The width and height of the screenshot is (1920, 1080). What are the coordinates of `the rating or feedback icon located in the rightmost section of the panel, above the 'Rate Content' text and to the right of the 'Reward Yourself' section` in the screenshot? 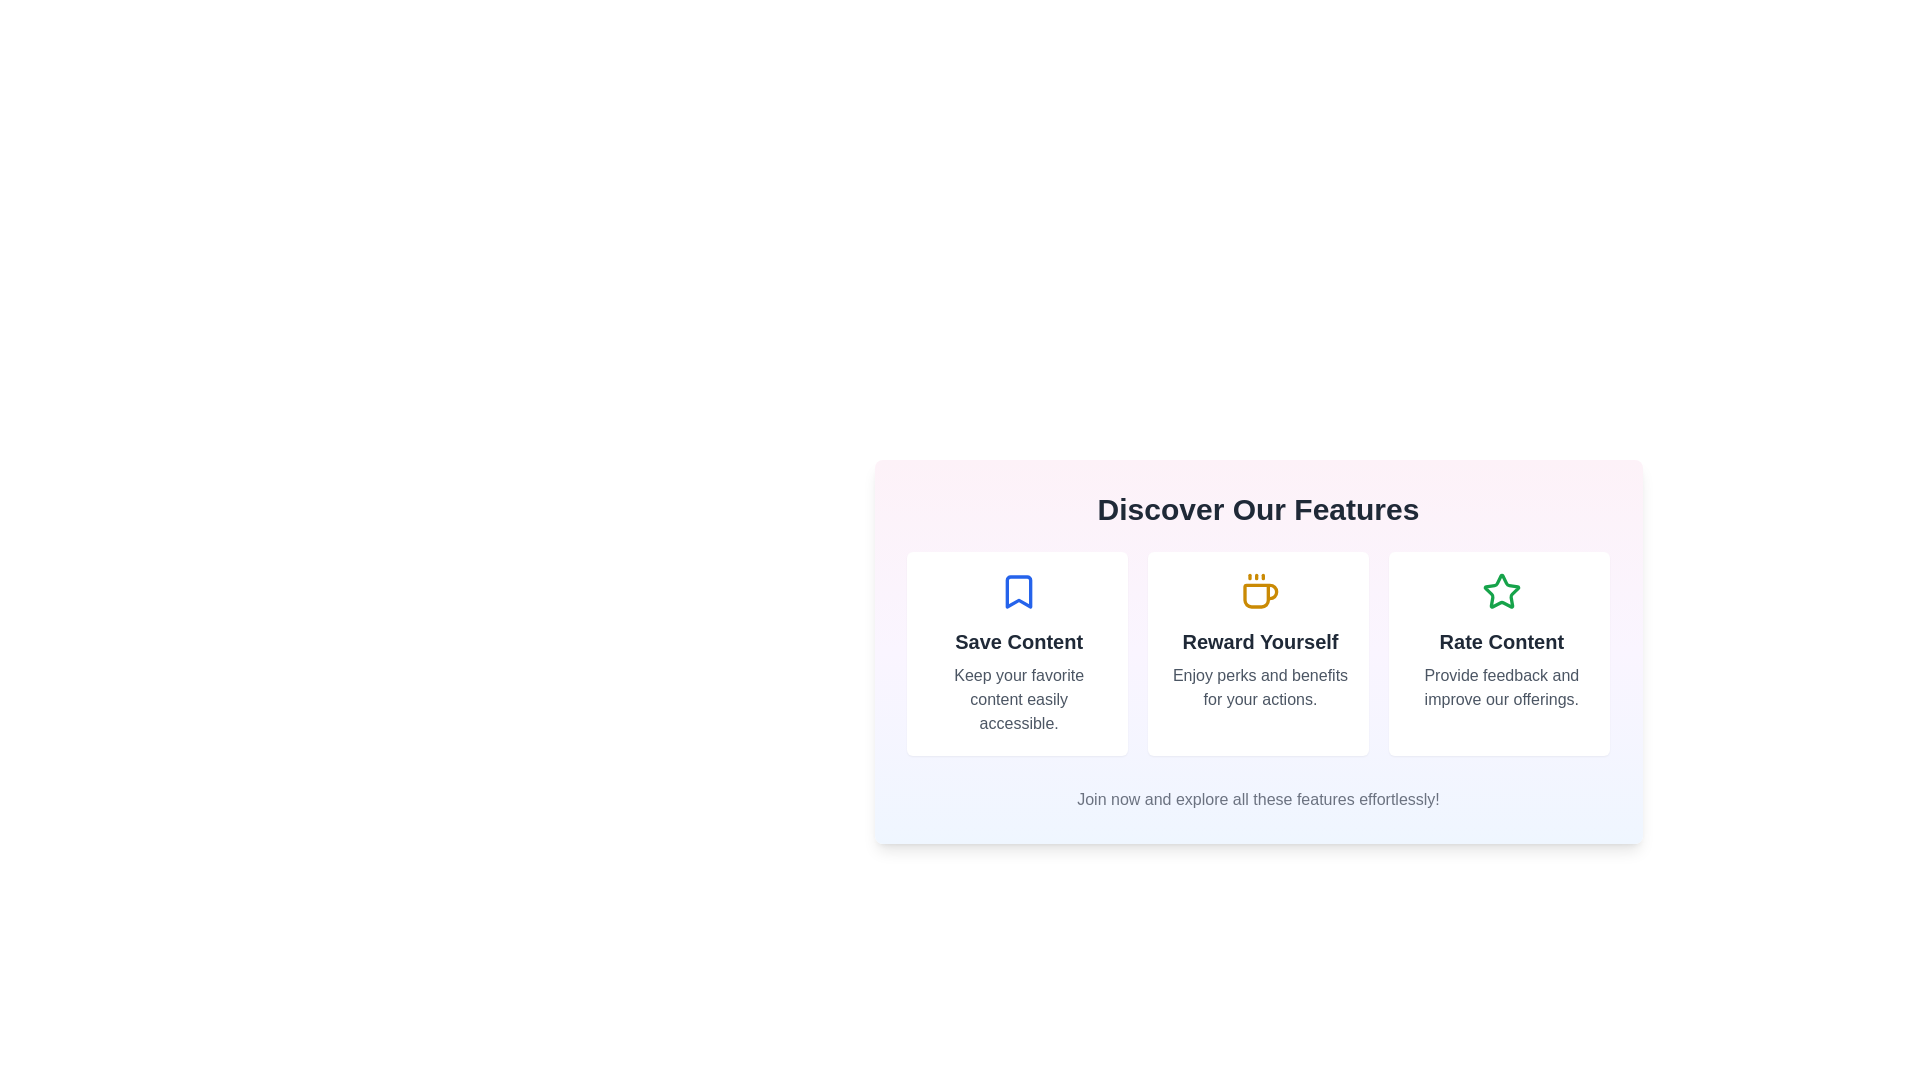 It's located at (1501, 590).